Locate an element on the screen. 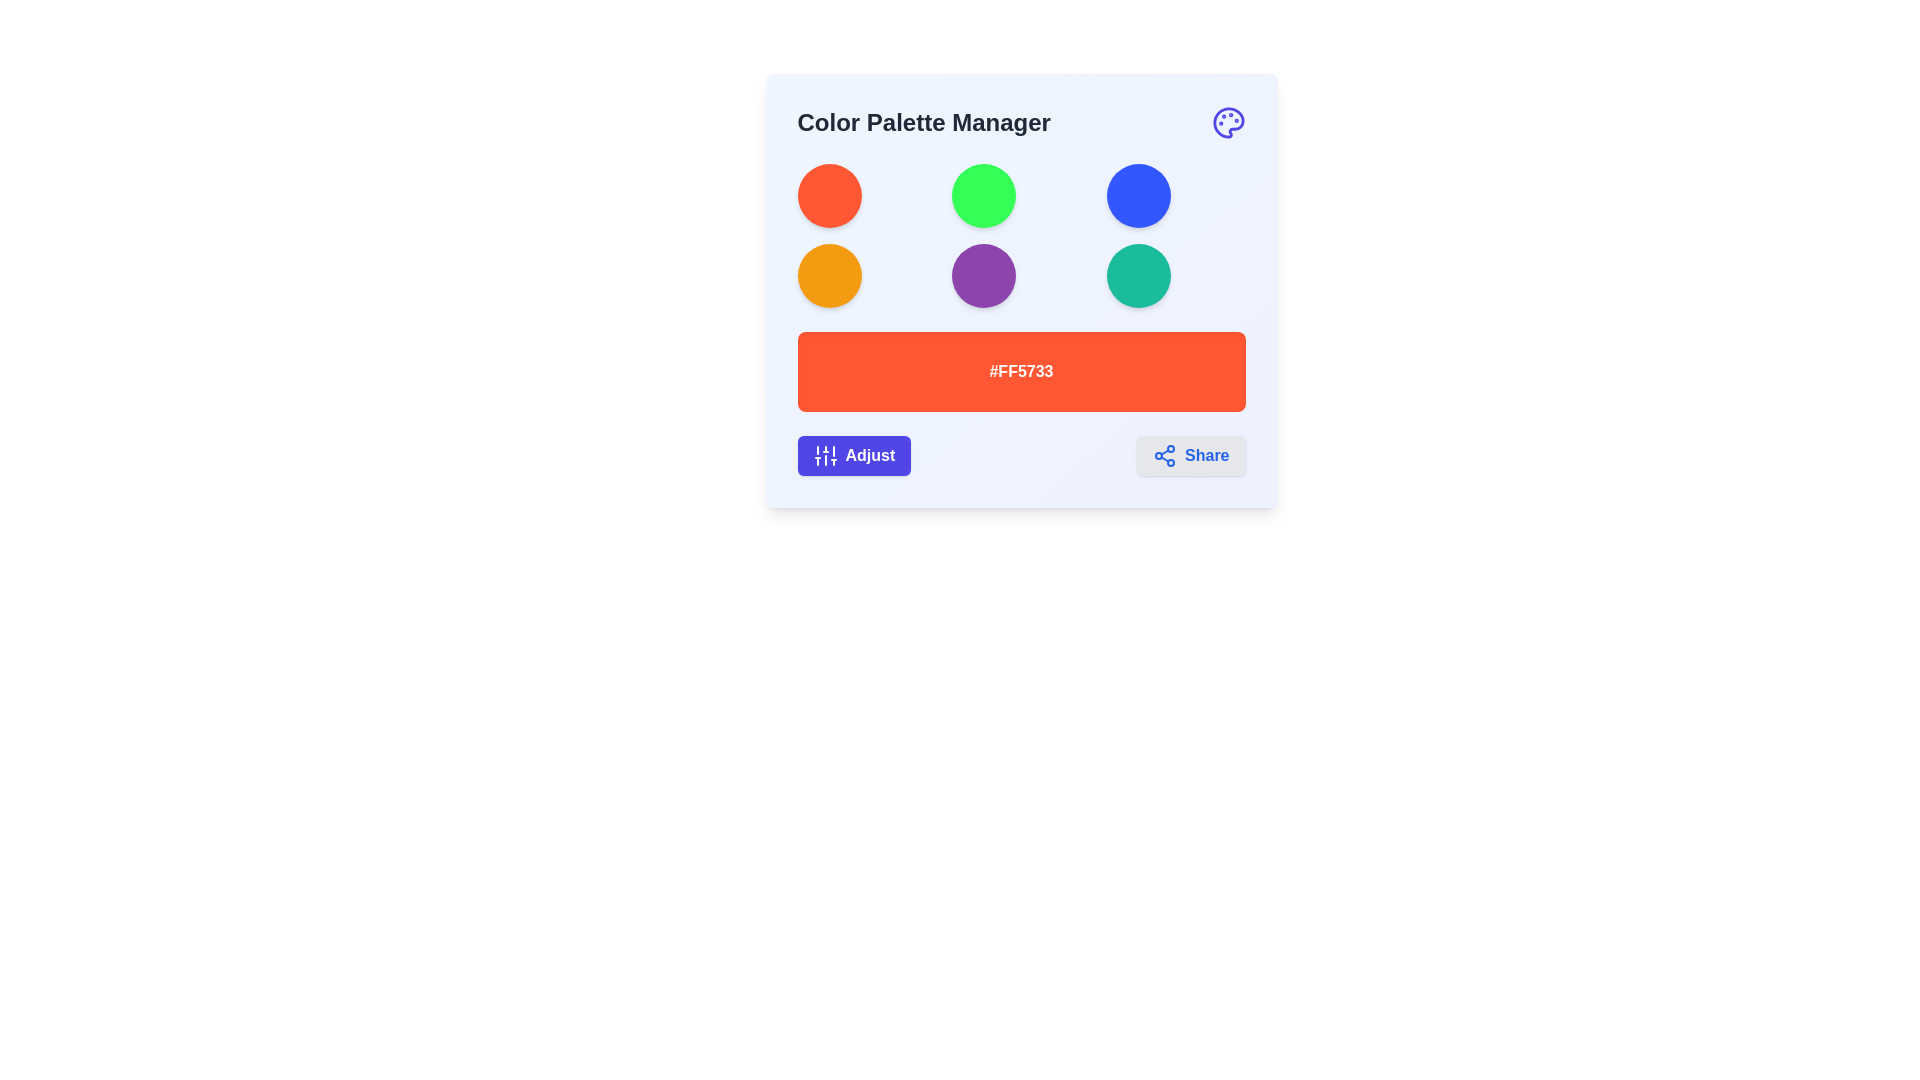 The image size is (1920, 1080). header text 'Color Palette Manager' located at the top of the interface, styled in bold, dark text on the left with a purple palette icon on the right is located at coordinates (1021, 123).